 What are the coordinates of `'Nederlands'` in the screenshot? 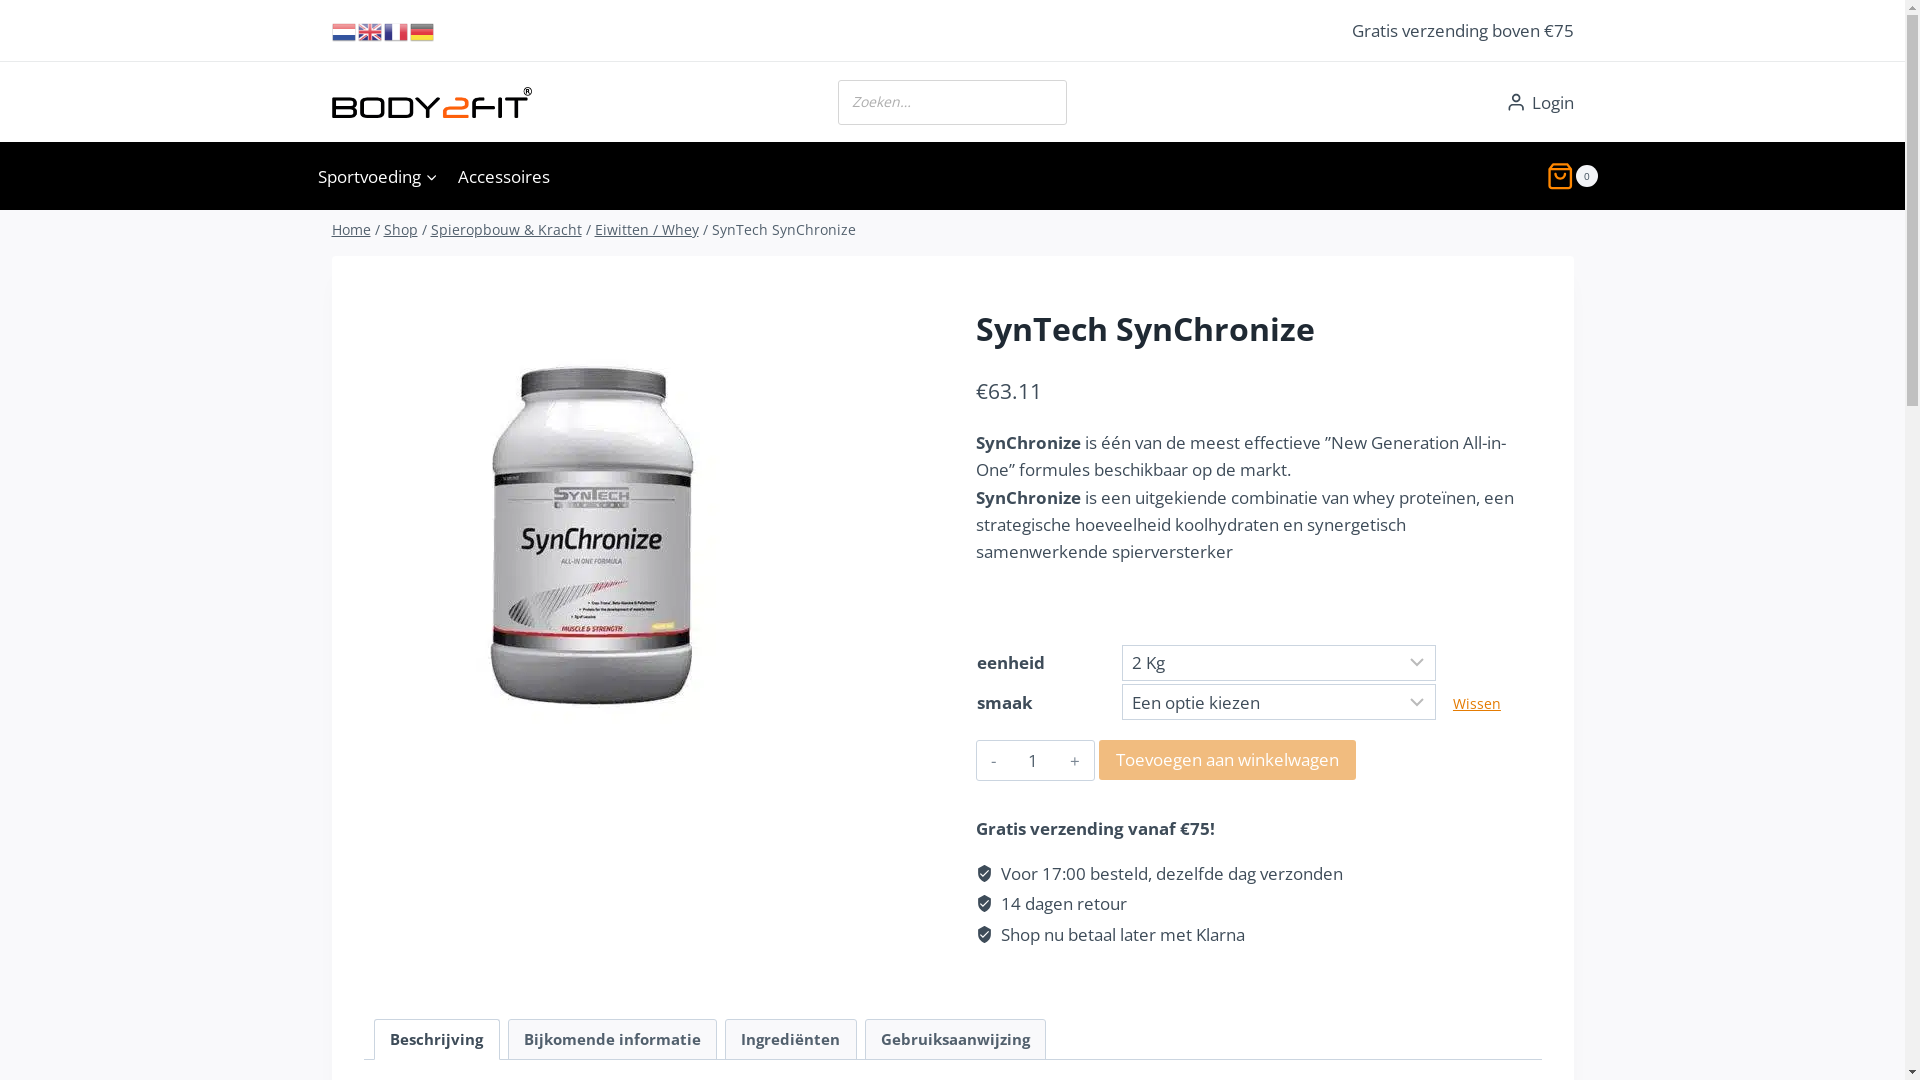 It's located at (331, 30).